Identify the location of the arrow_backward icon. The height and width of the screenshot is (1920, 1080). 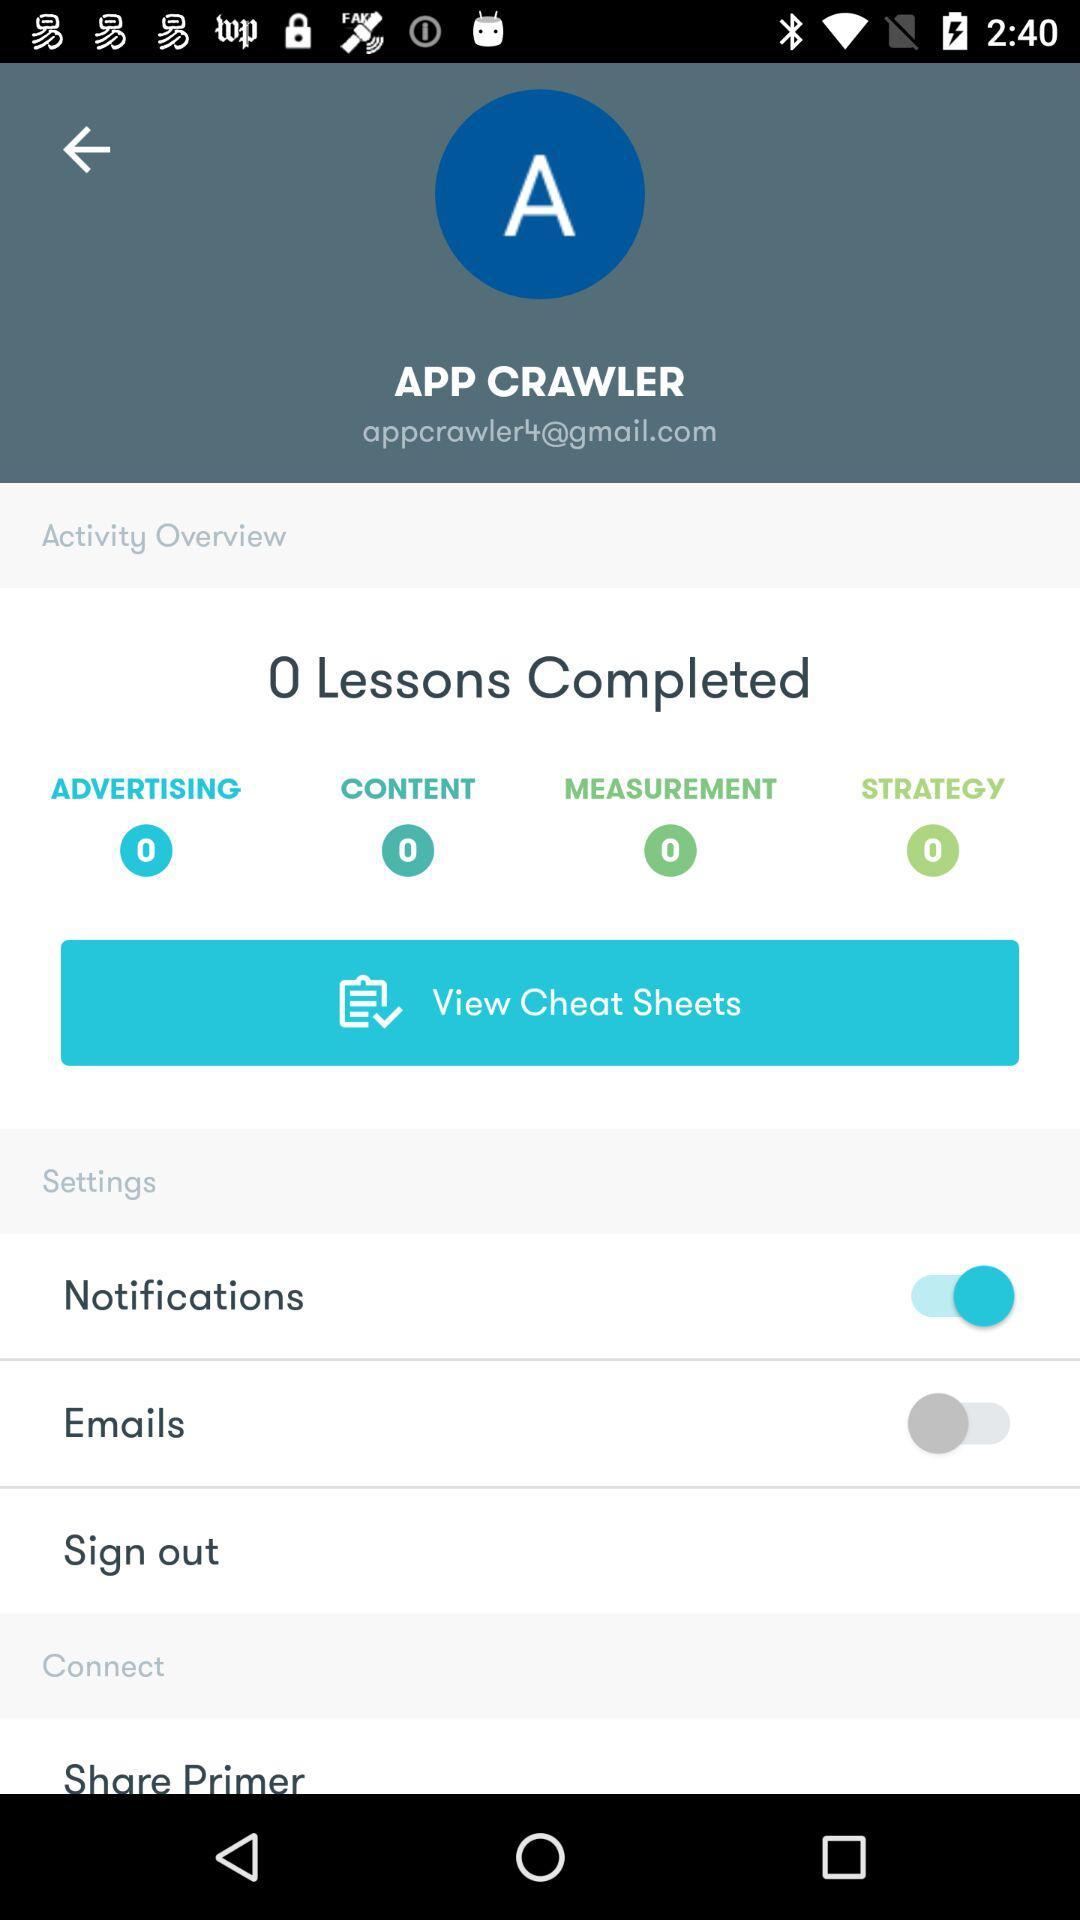
(85, 148).